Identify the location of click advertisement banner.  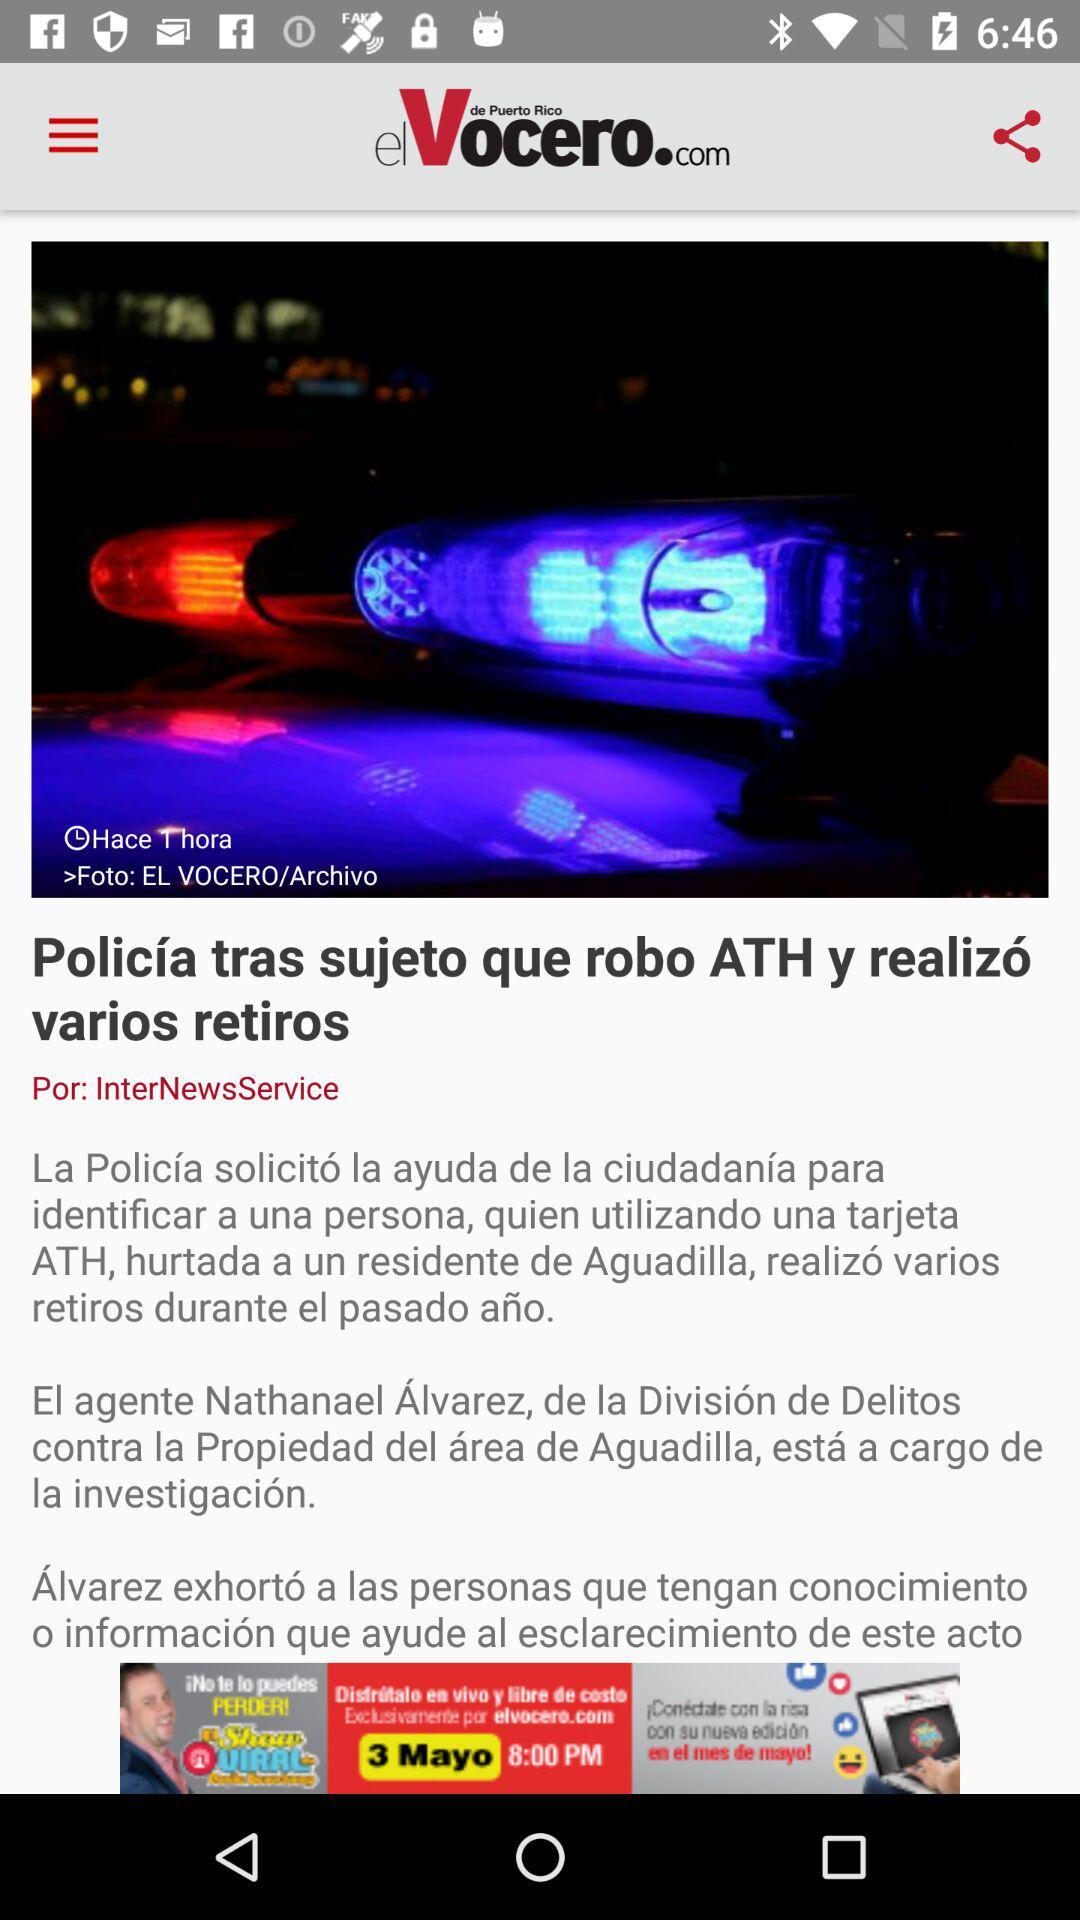
(540, 1727).